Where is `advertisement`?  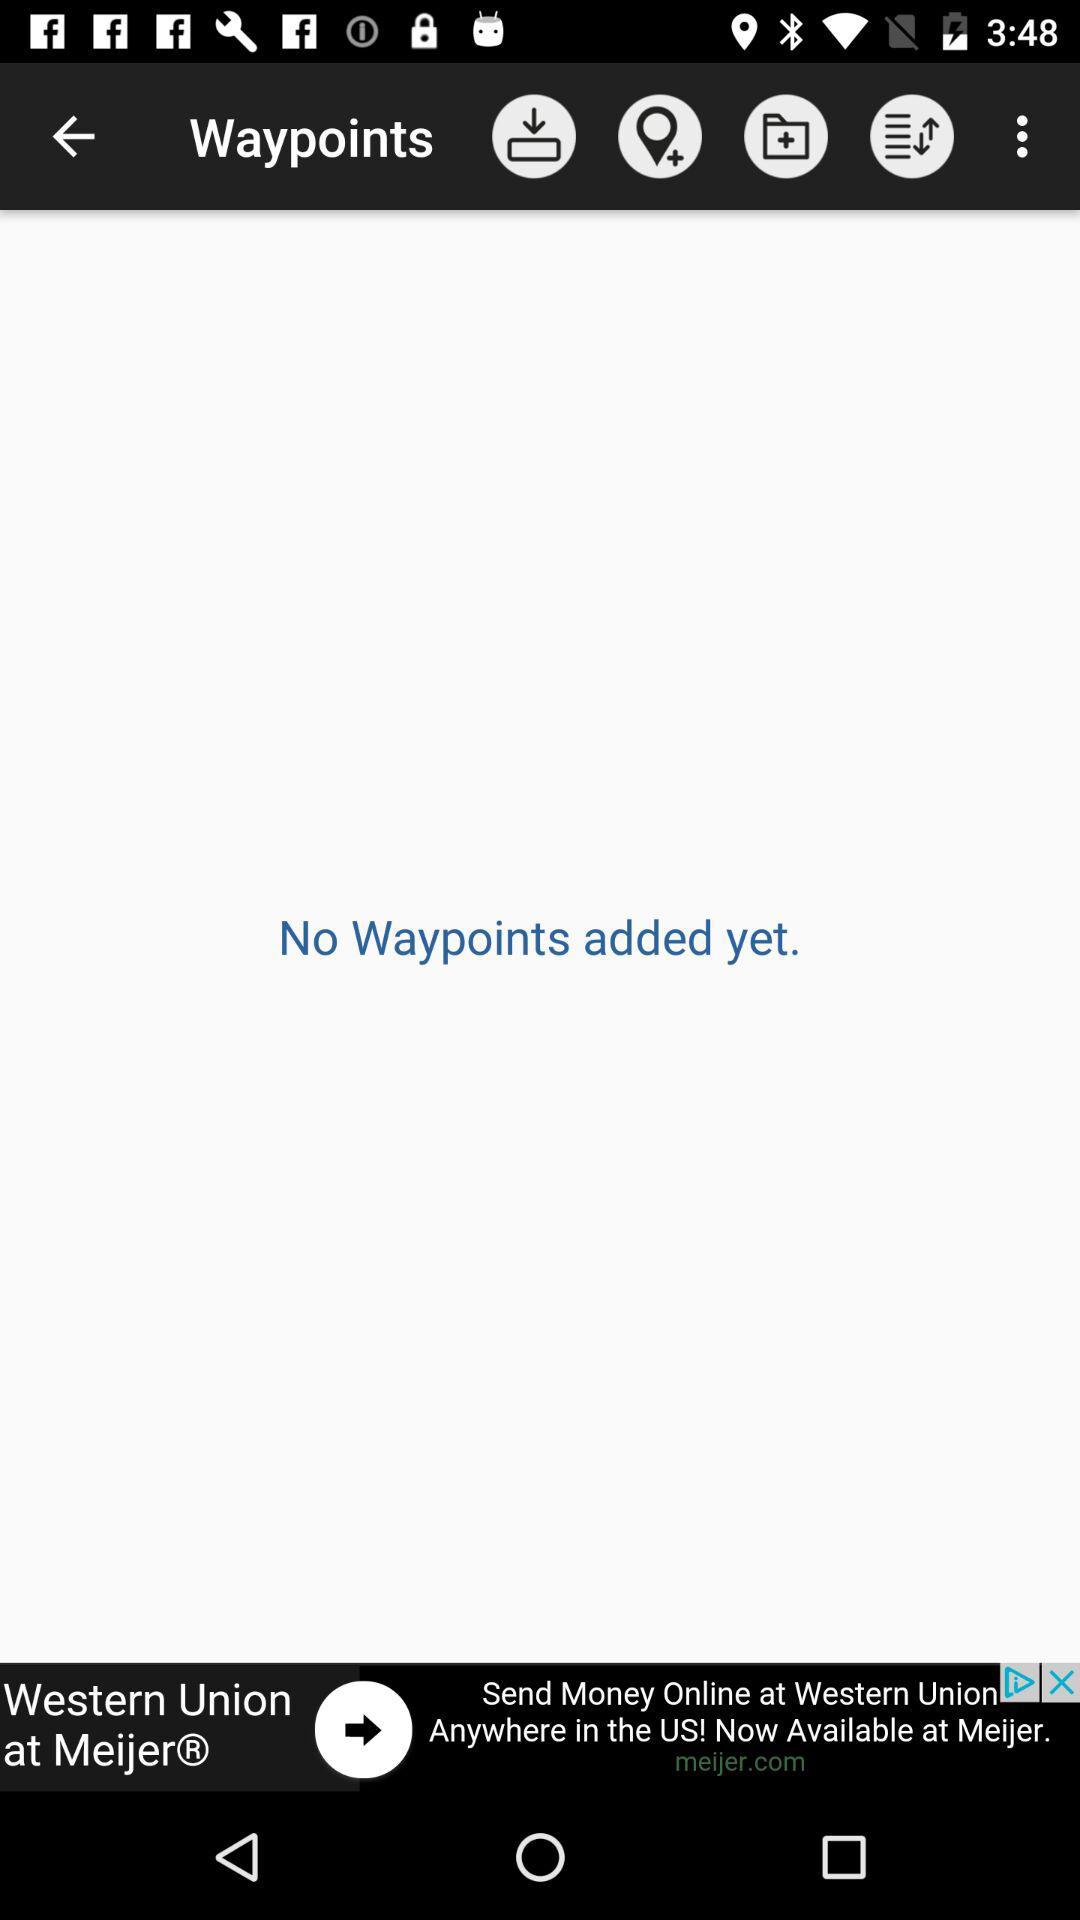
advertisement is located at coordinates (540, 1727).